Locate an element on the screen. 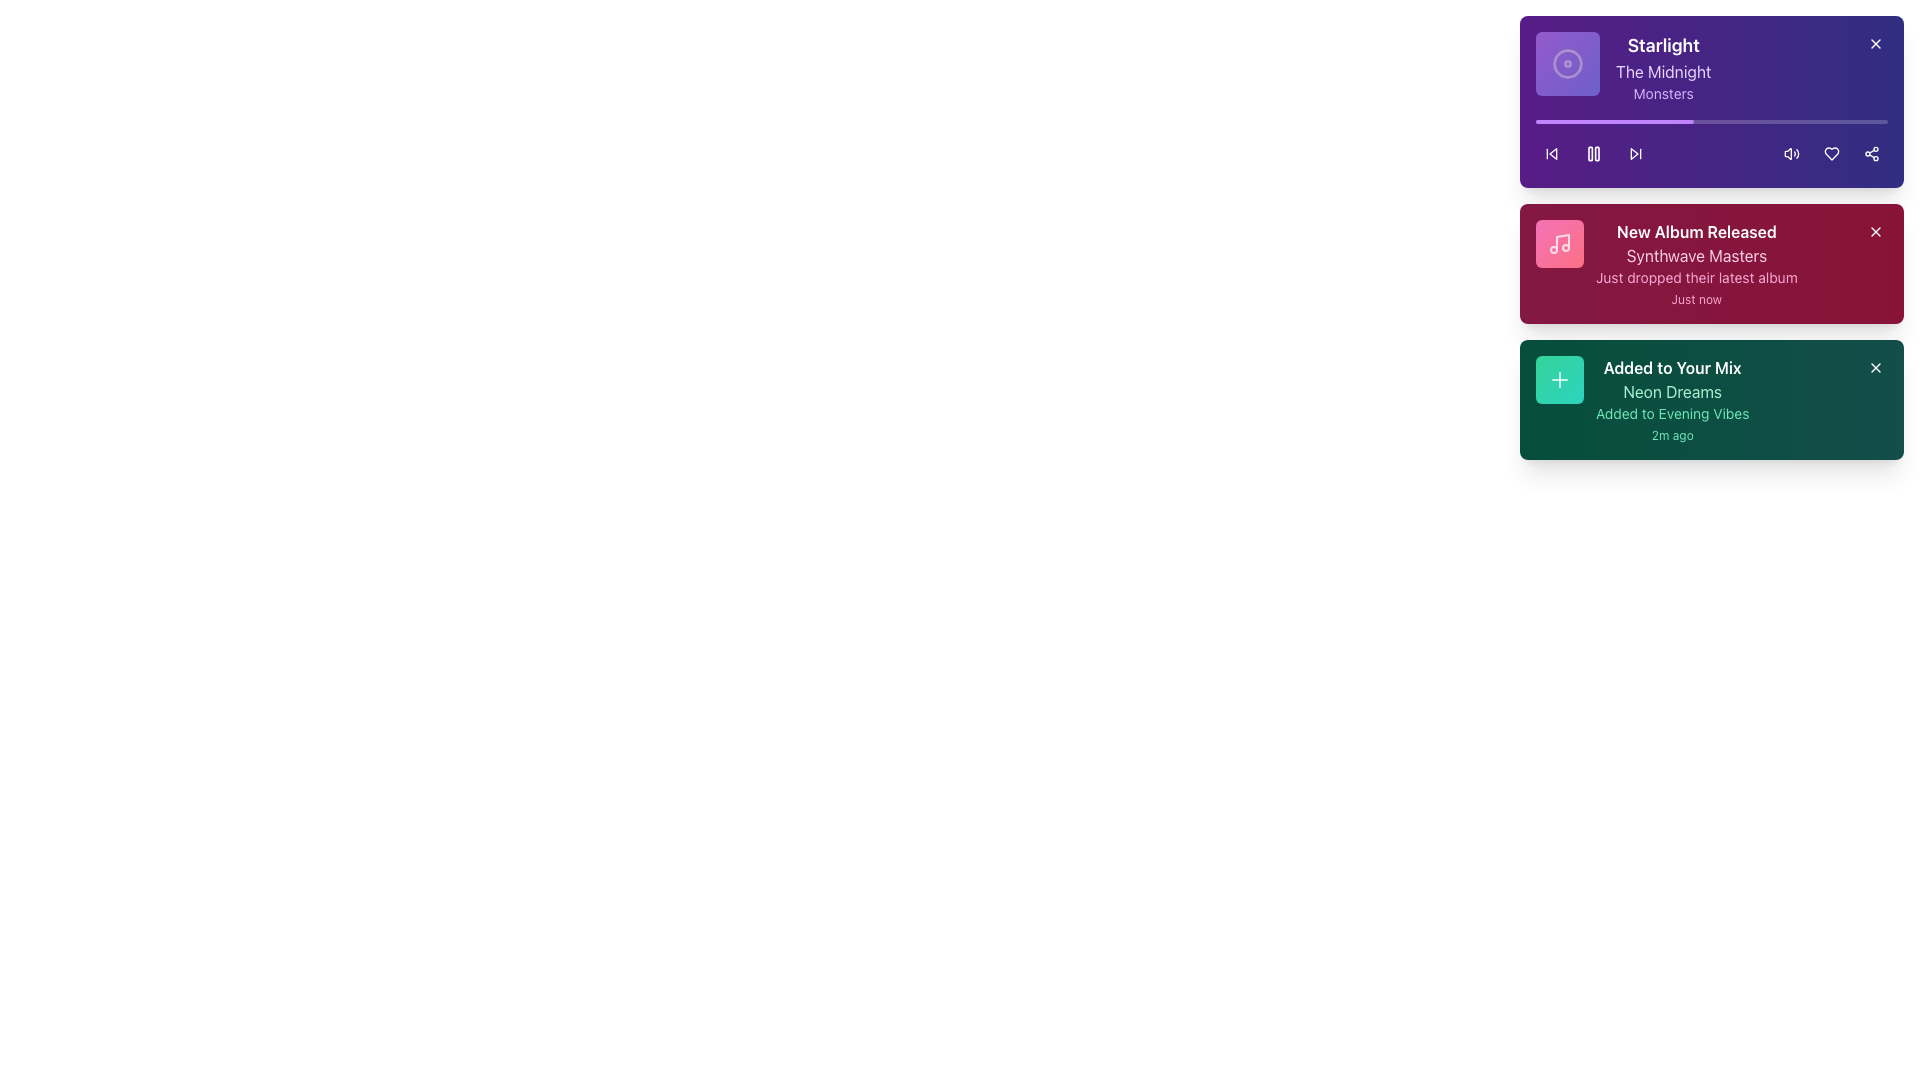  the pink-to-rose gradient icon with a white music note in the 'New Album Released' card for visual feedback is located at coordinates (1559, 242).